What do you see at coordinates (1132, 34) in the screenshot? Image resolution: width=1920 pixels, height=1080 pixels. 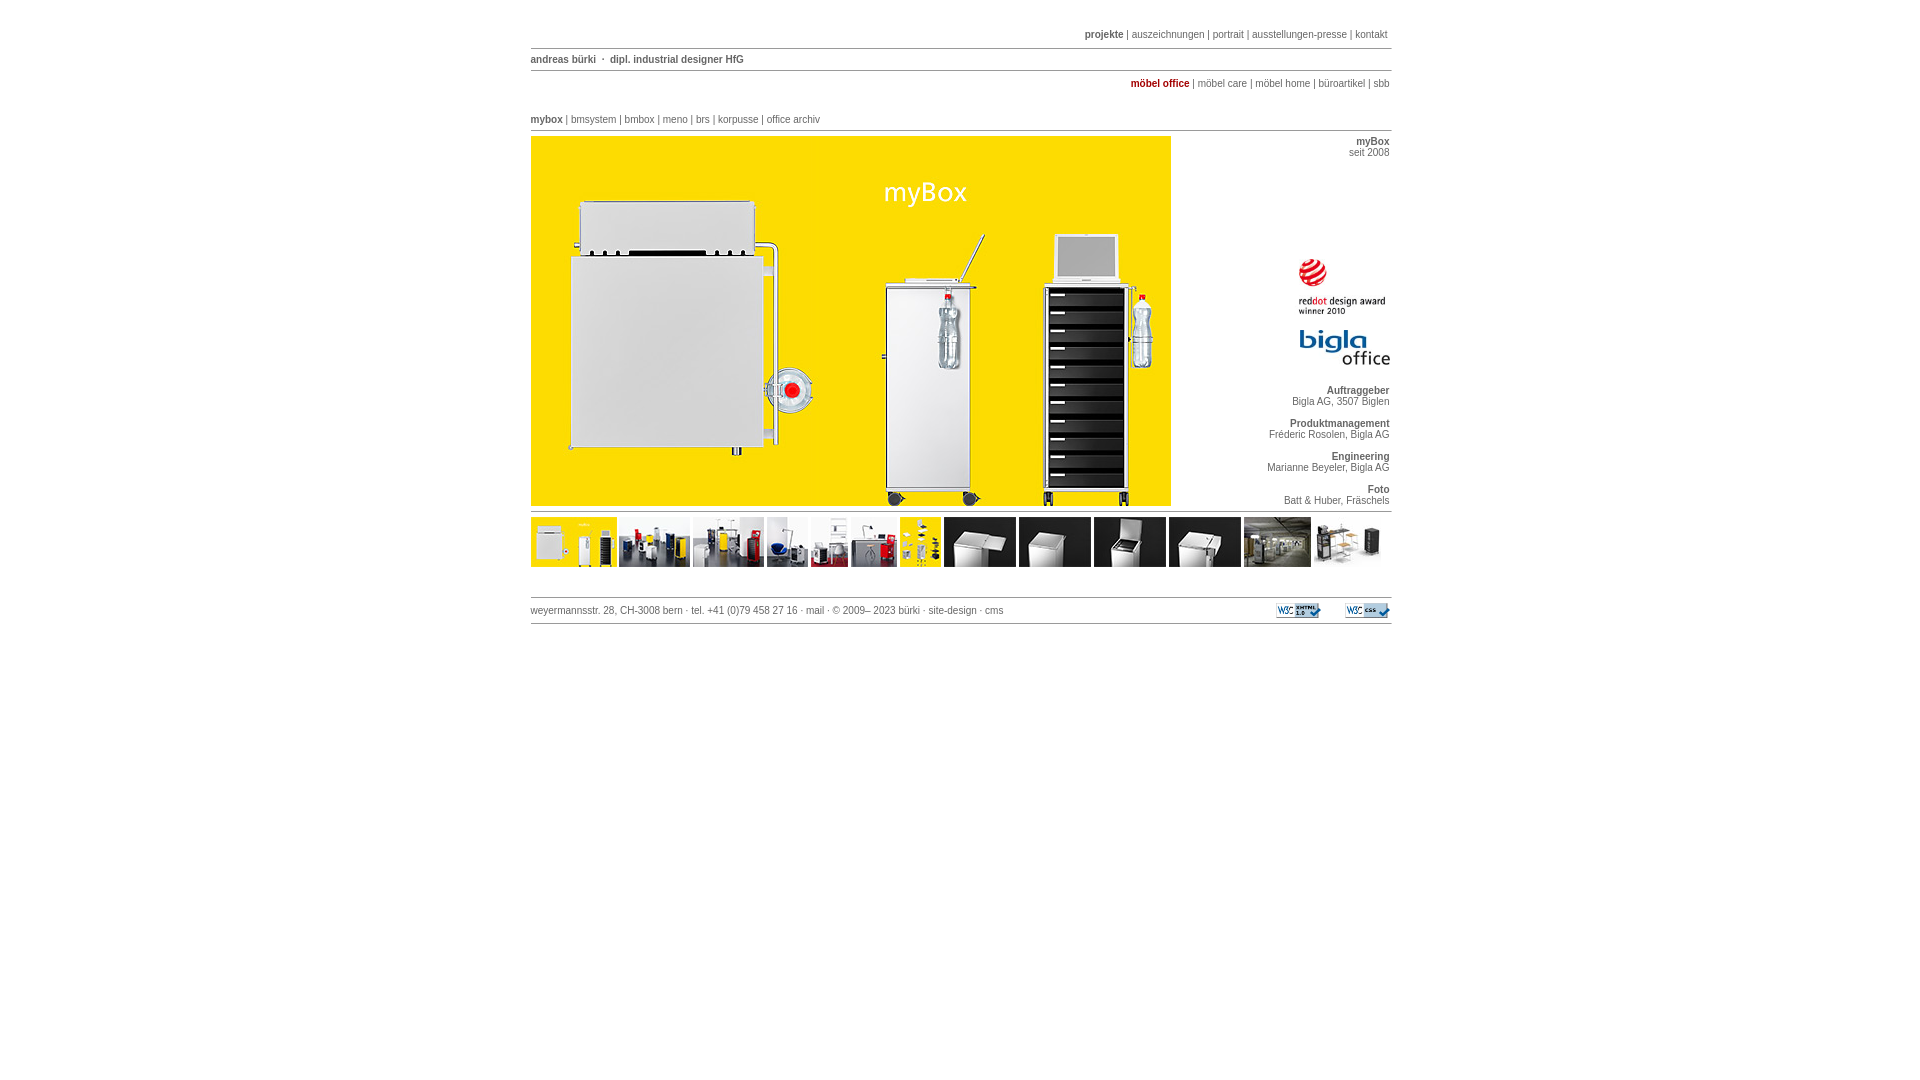 I see `'auszeichnungen'` at bounding box center [1132, 34].